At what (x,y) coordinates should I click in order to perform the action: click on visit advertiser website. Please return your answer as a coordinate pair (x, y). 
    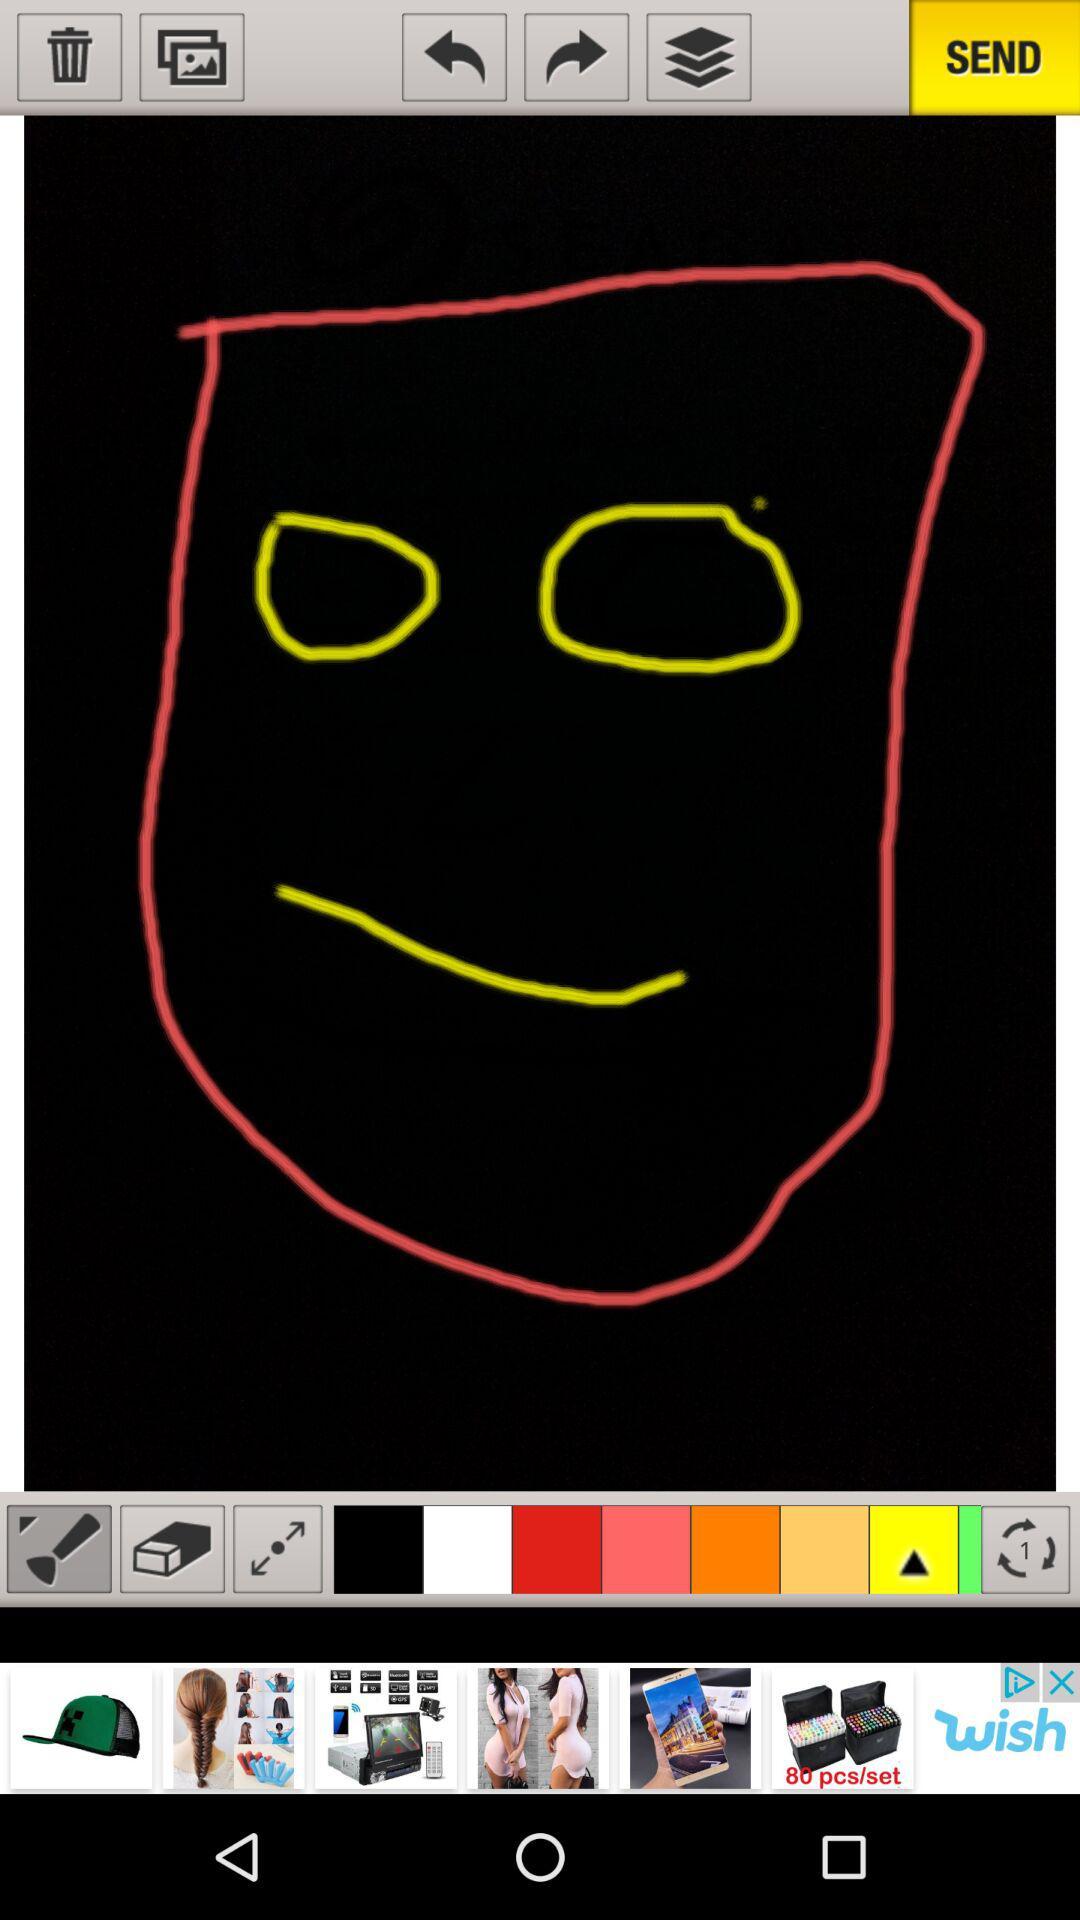
    Looking at the image, I should click on (540, 1727).